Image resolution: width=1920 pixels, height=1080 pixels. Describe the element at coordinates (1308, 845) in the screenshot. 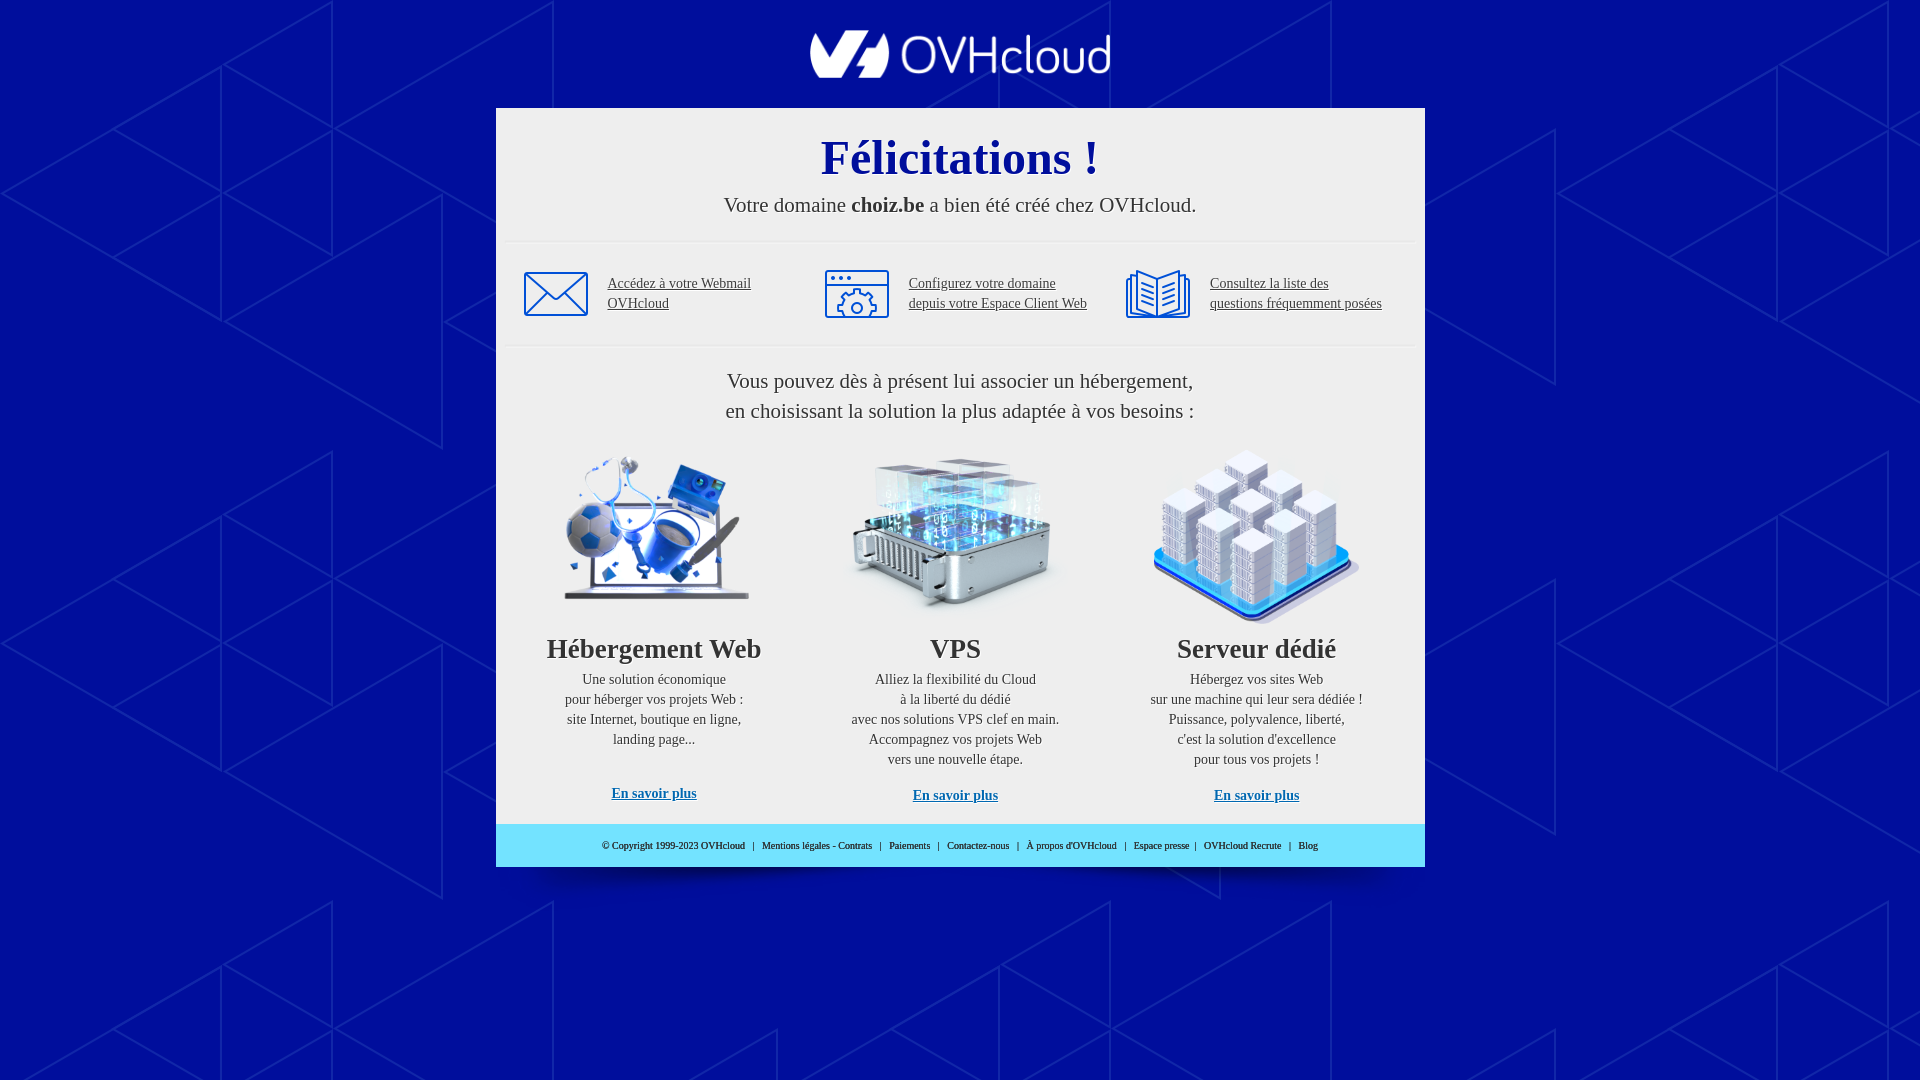

I see `'Blog'` at that location.